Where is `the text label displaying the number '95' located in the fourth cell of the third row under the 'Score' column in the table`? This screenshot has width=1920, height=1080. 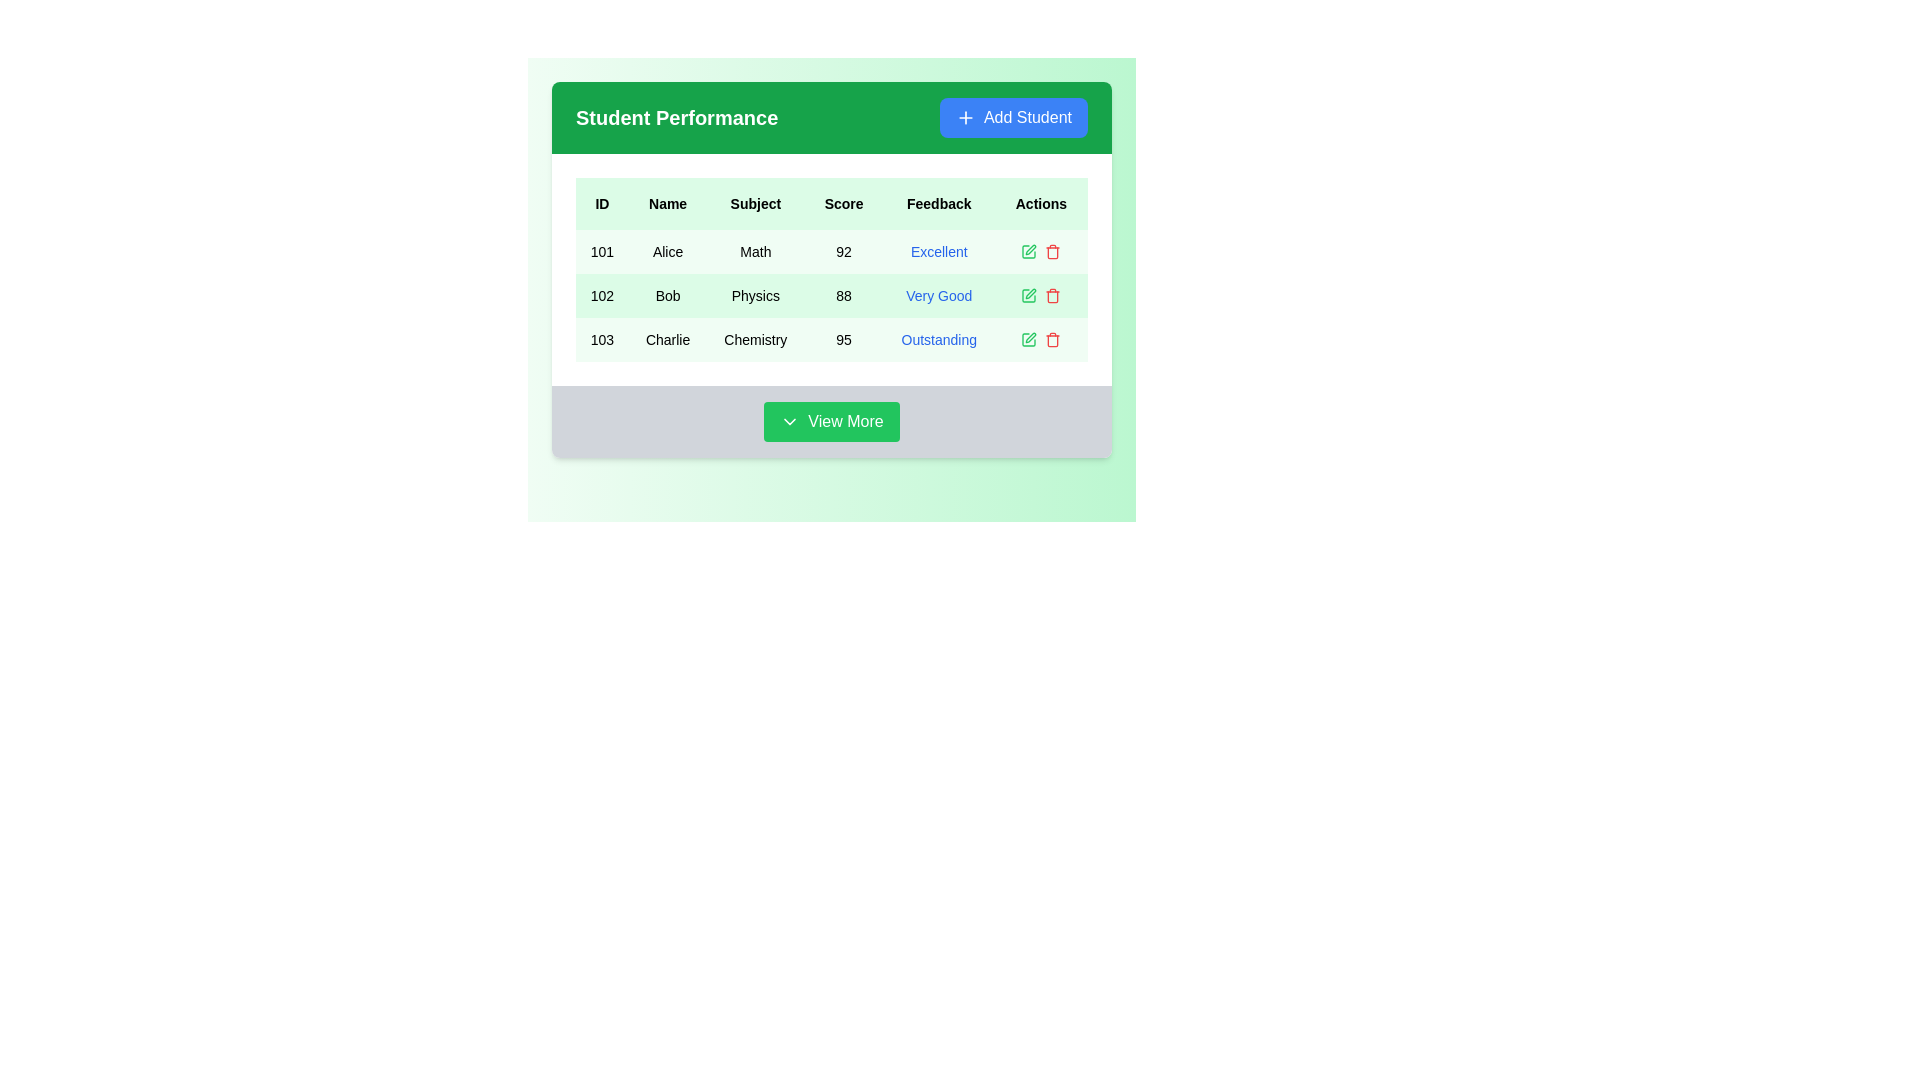
the text label displaying the number '95' located in the fourth cell of the third row under the 'Score' column in the table is located at coordinates (844, 338).